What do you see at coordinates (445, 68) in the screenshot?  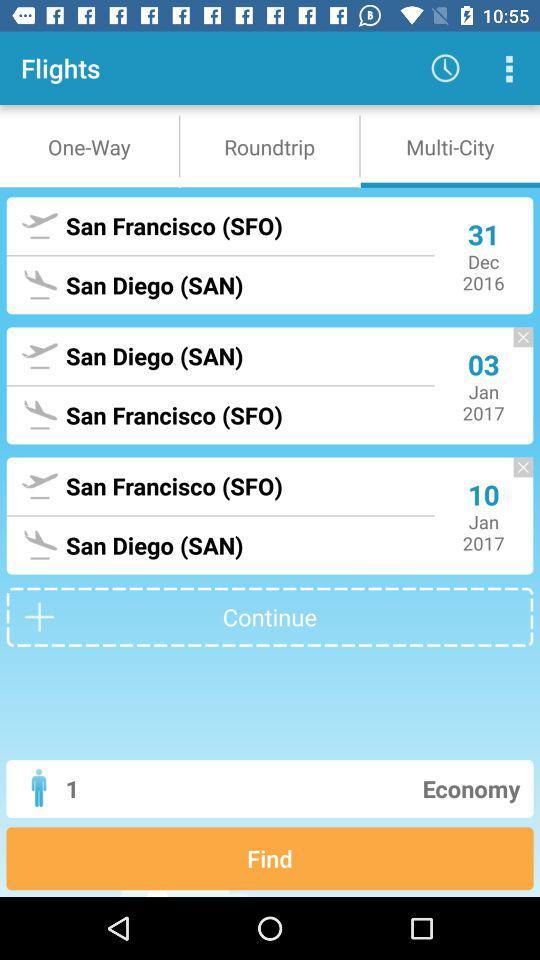 I see `the icon to the right of flights item` at bounding box center [445, 68].